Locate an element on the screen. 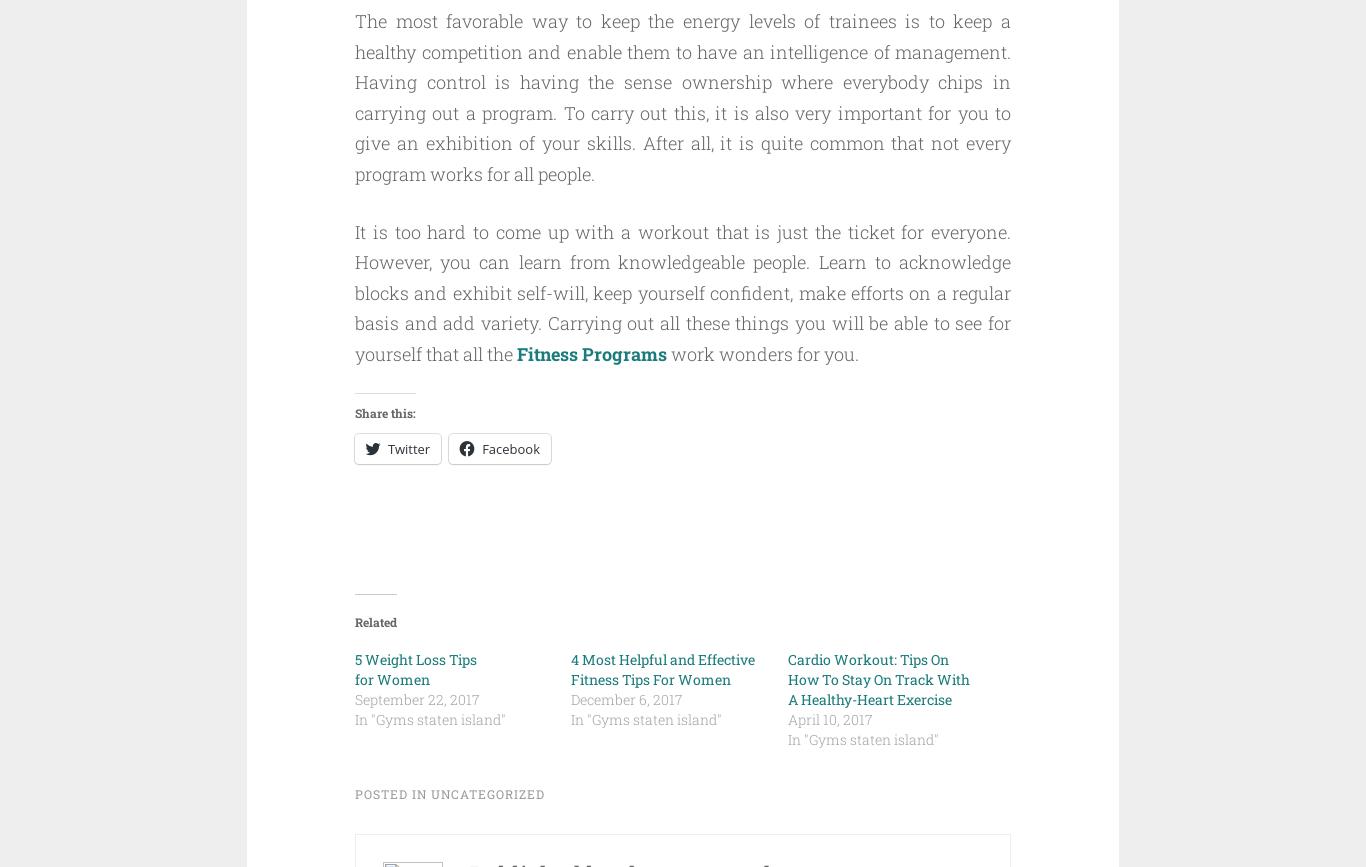  'Facebook' is located at coordinates (482, 448).